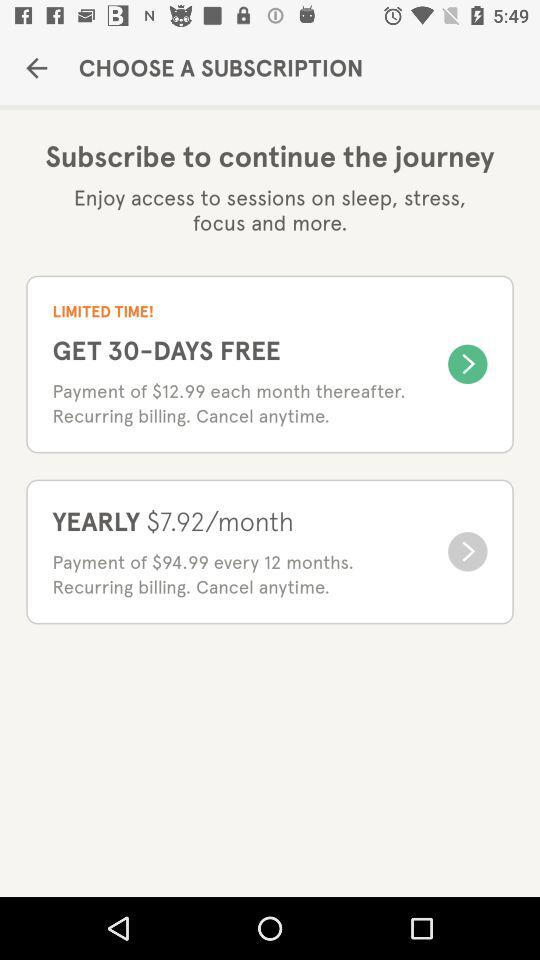  I want to click on item next to choose a subscription item, so click(36, 68).